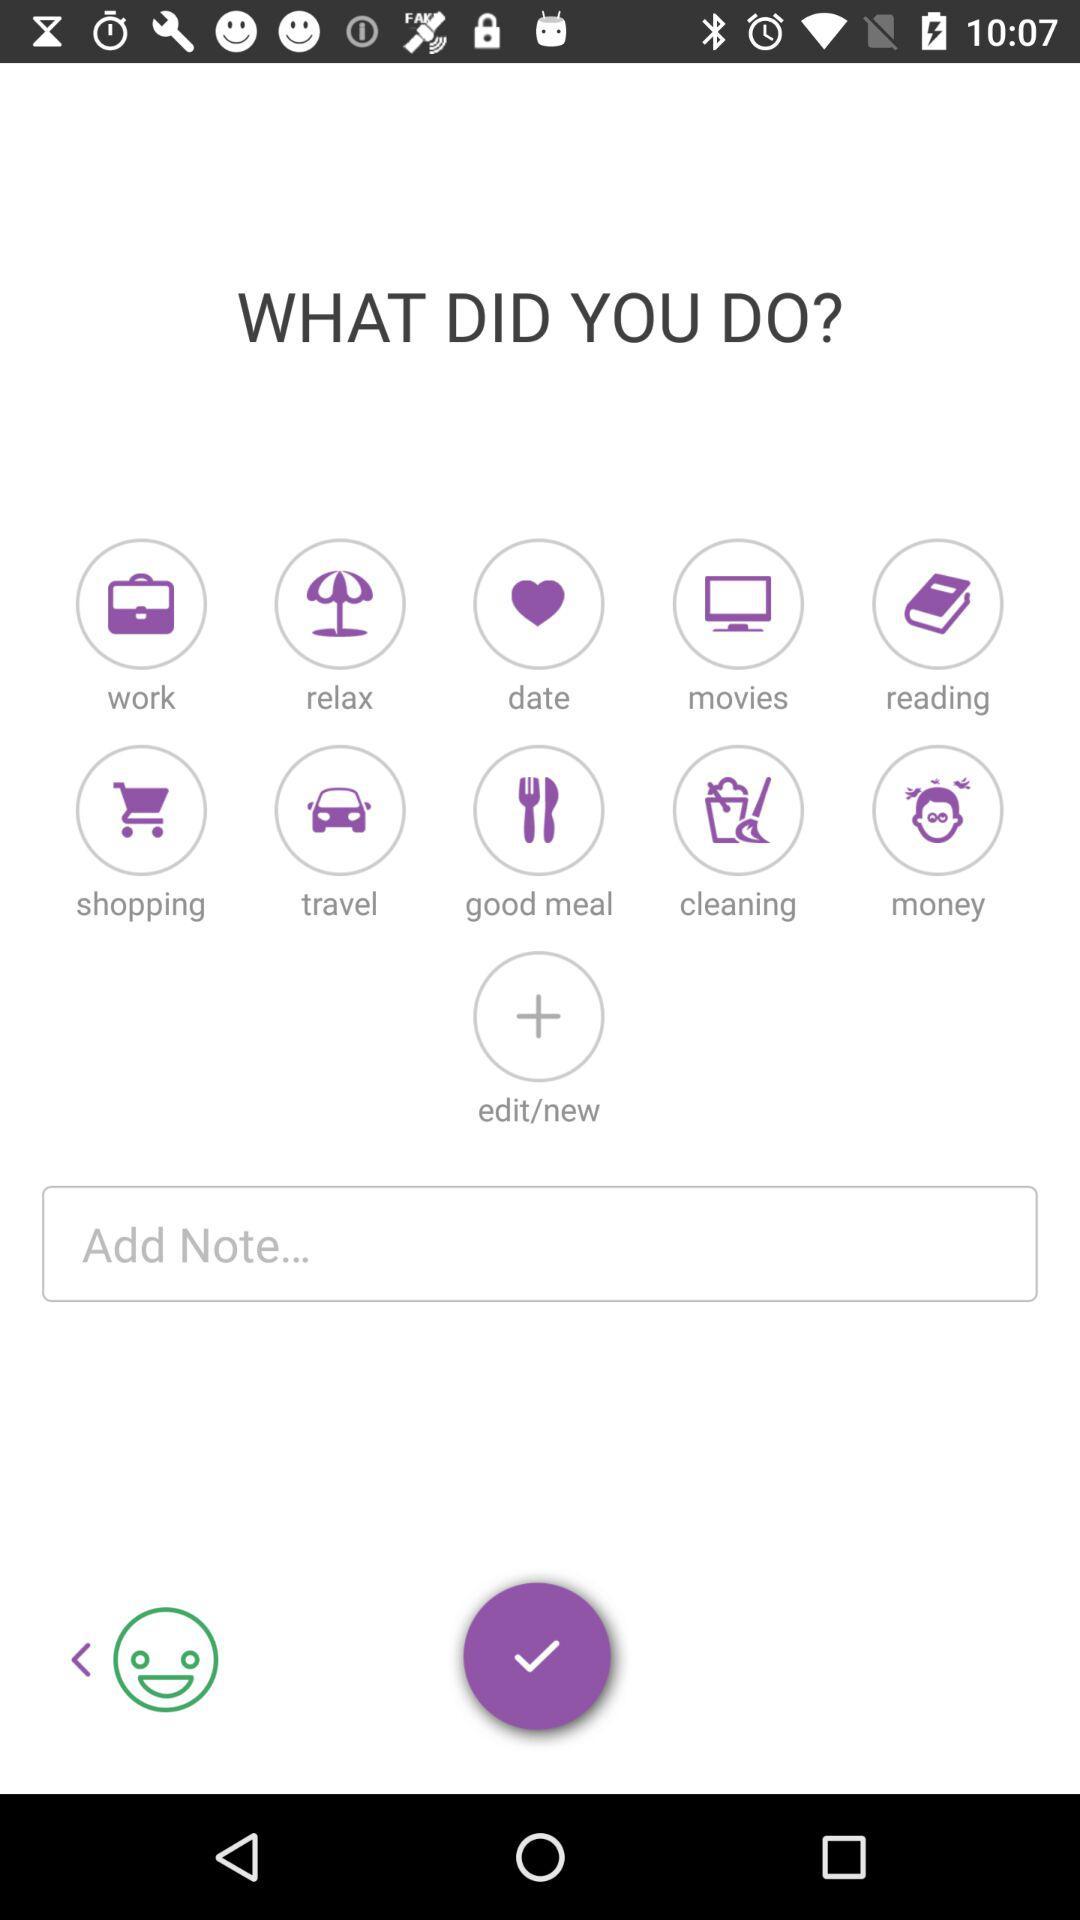 Image resolution: width=1080 pixels, height=1920 pixels. I want to click on the smiley symbol which is to the right of left arrow button, so click(164, 1659).